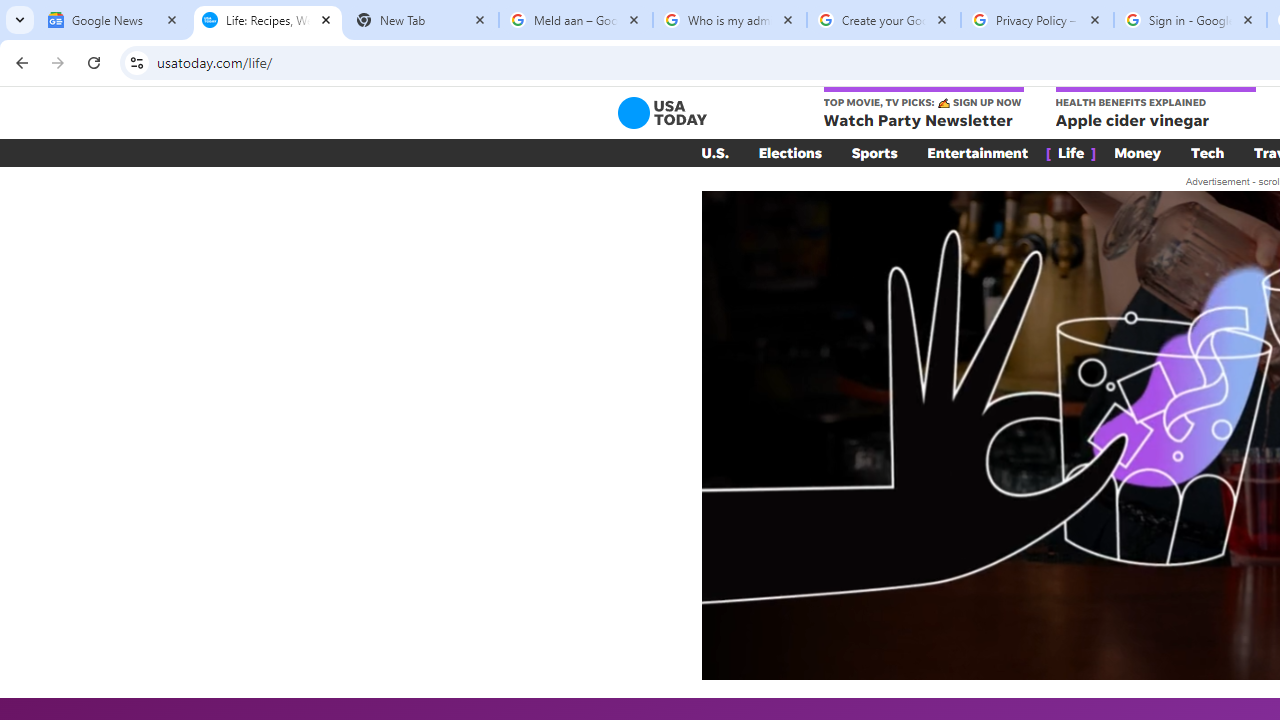 The image size is (1280, 720). What do you see at coordinates (1155, 109) in the screenshot?
I see `'HEALTH BENEFITS EXPLAINED Apple cider vinegar'` at bounding box center [1155, 109].